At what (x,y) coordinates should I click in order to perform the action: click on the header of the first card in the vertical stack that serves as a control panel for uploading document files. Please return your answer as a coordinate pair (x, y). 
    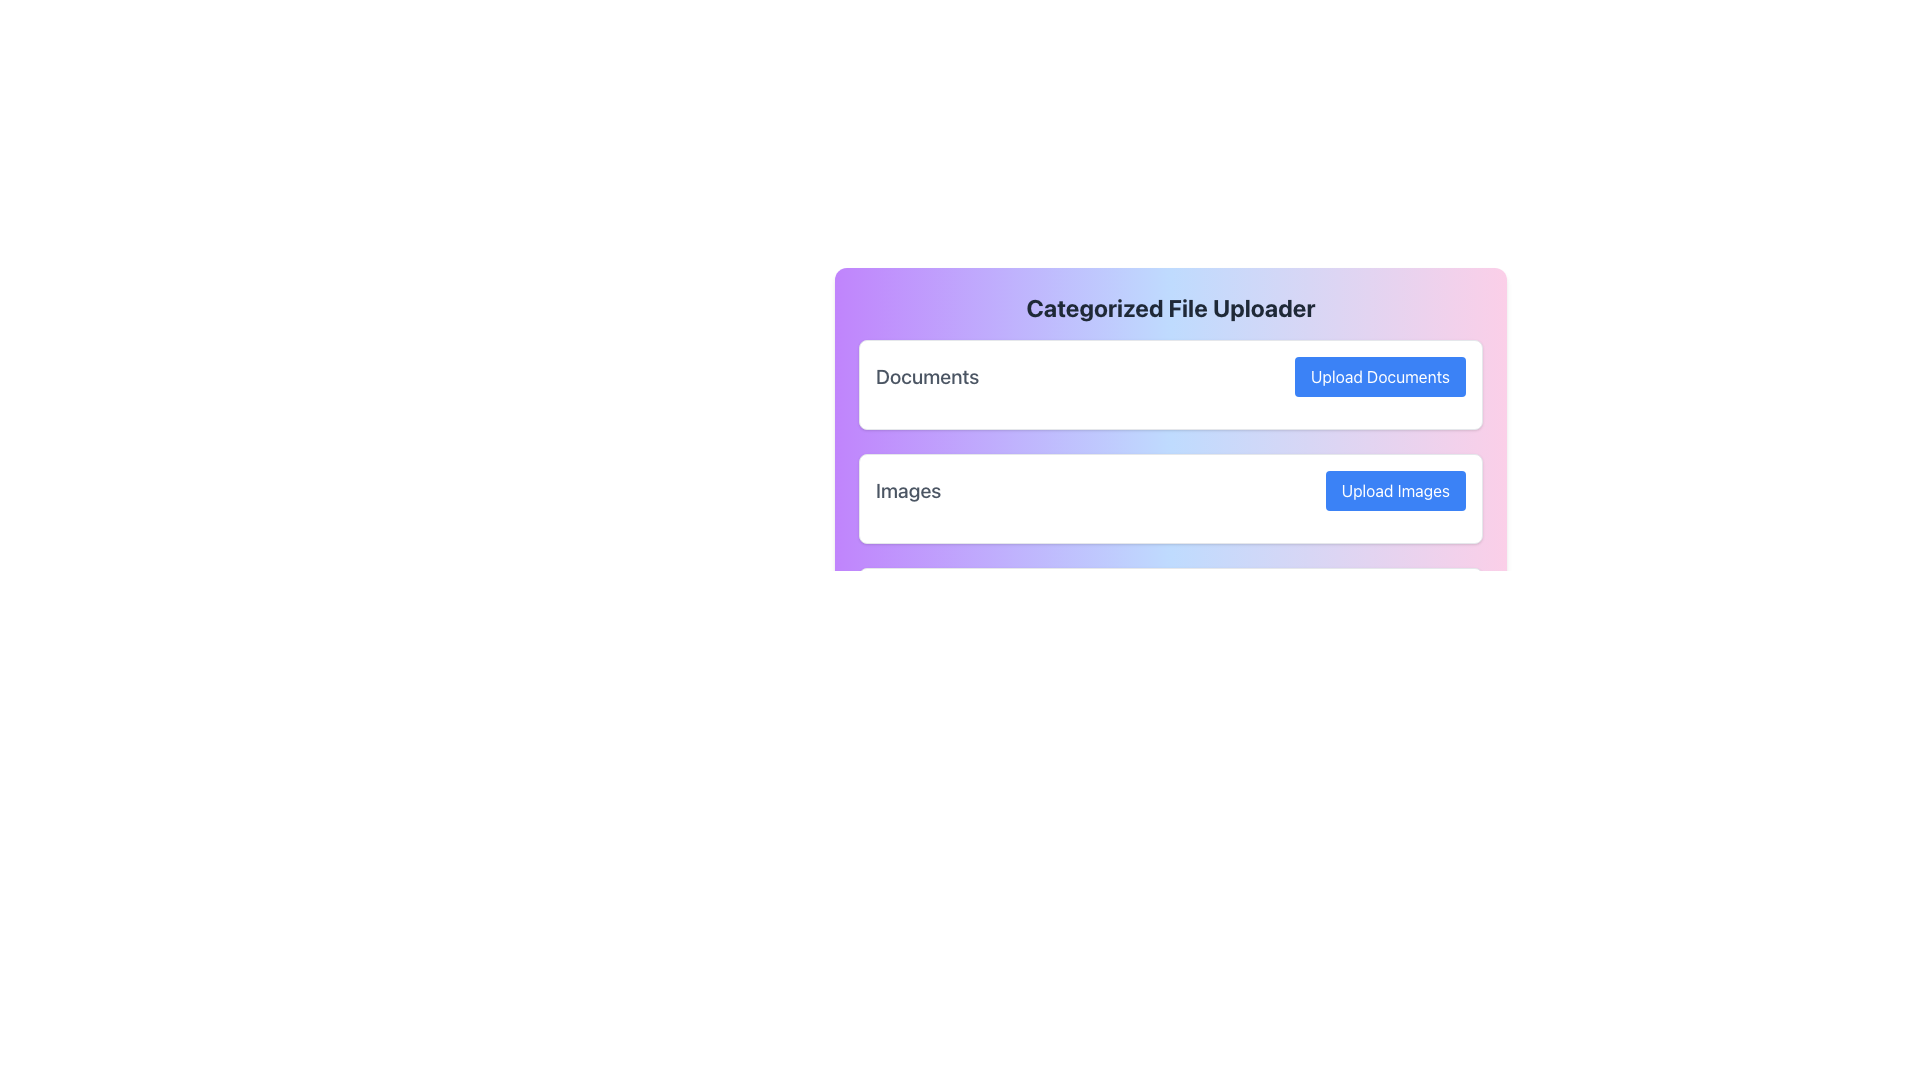
    Looking at the image, I should click on (1171, 385).